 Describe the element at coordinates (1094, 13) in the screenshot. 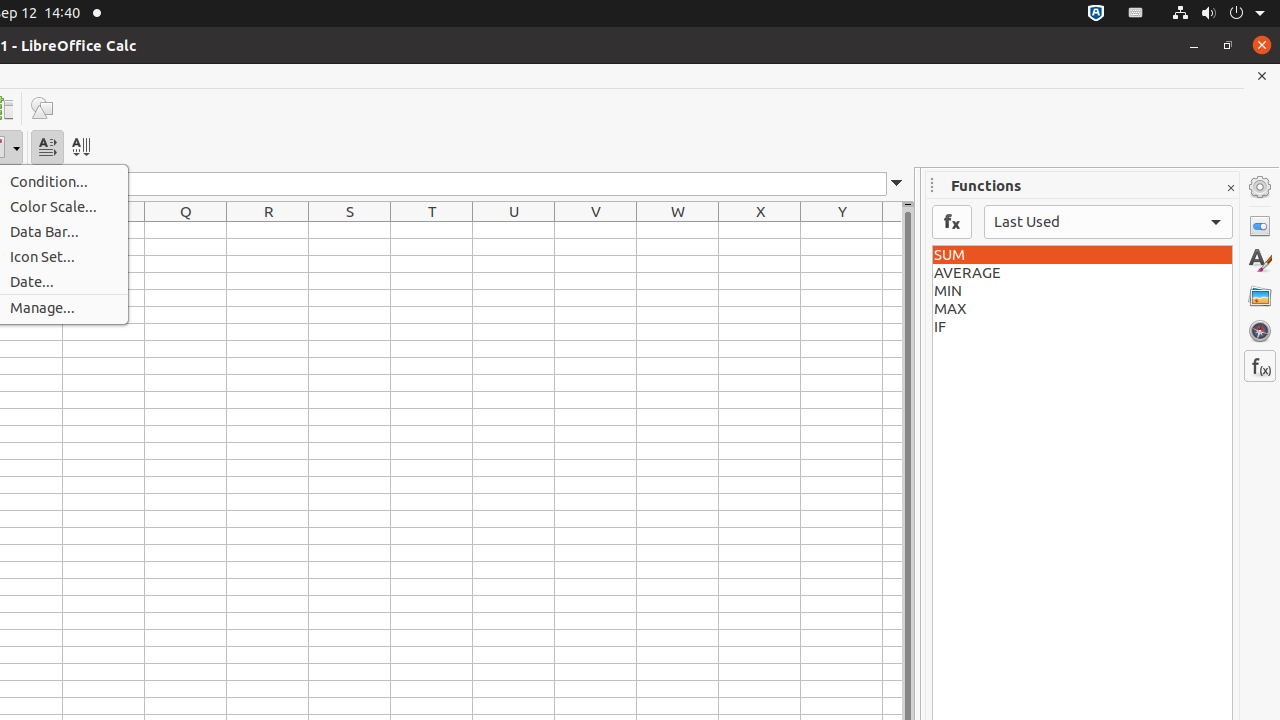

I see `':1.72/StatusNotifierItem'` at that location.